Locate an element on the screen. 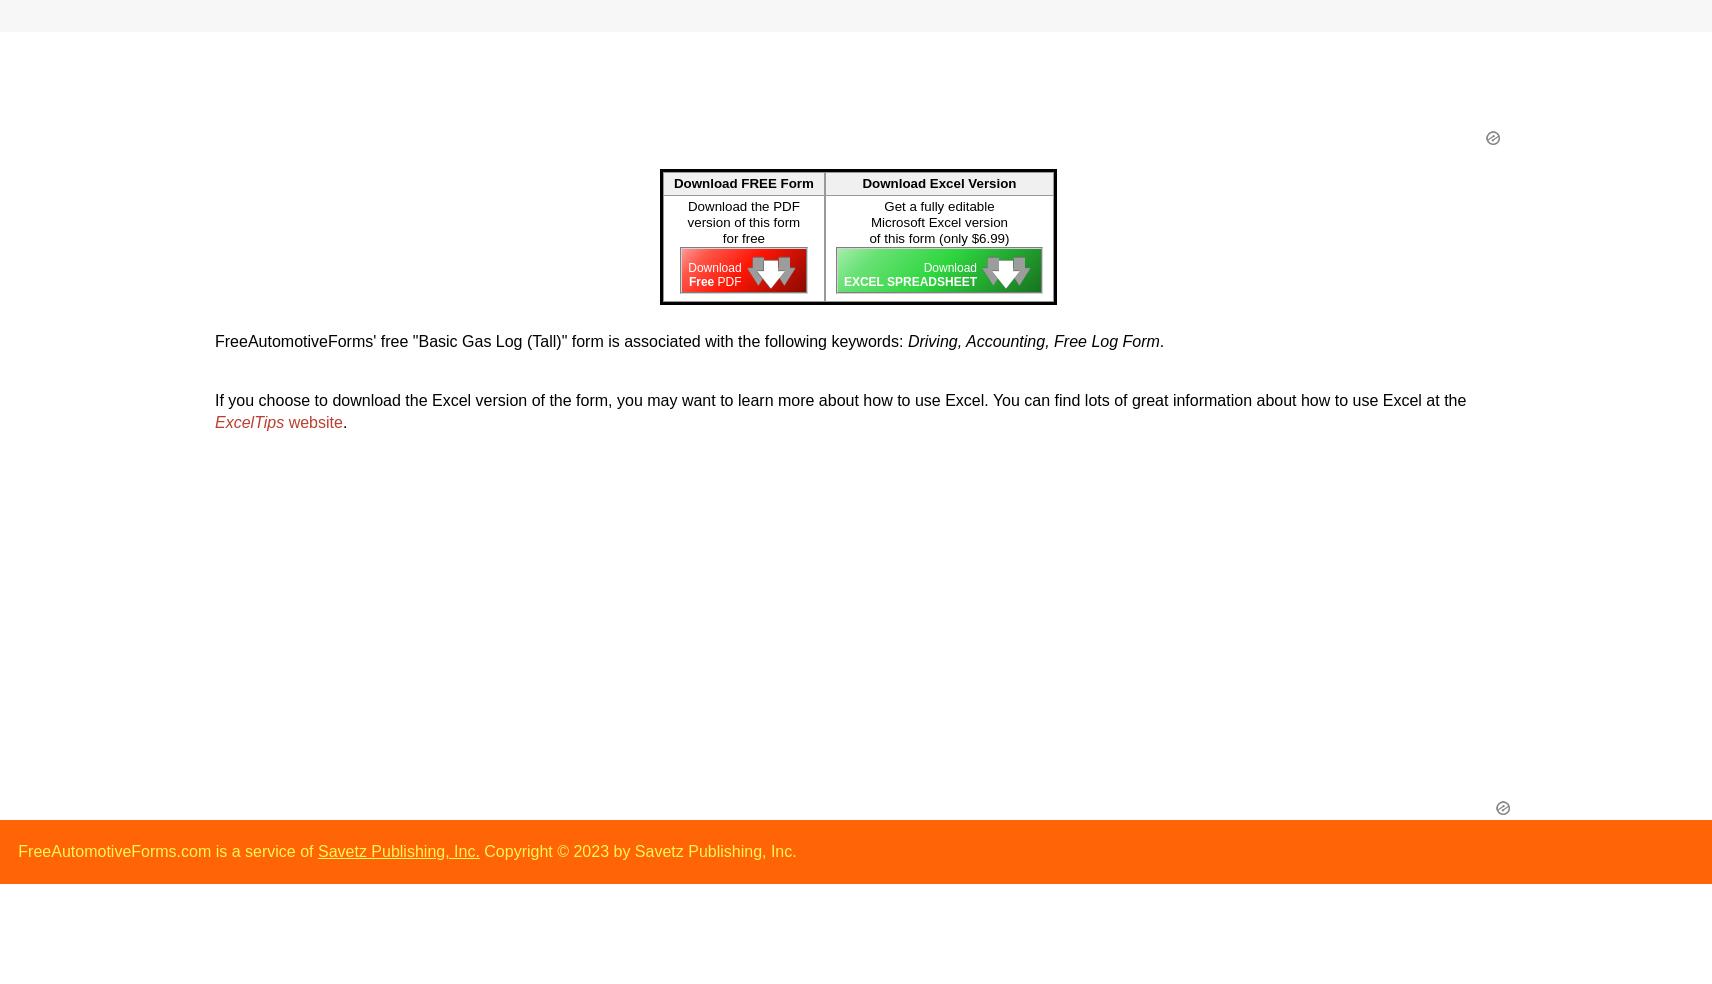 Image resolution: width=1712 pixels, height=984 pixels. 'Download the PDF' is located at coordinates (743, 206).